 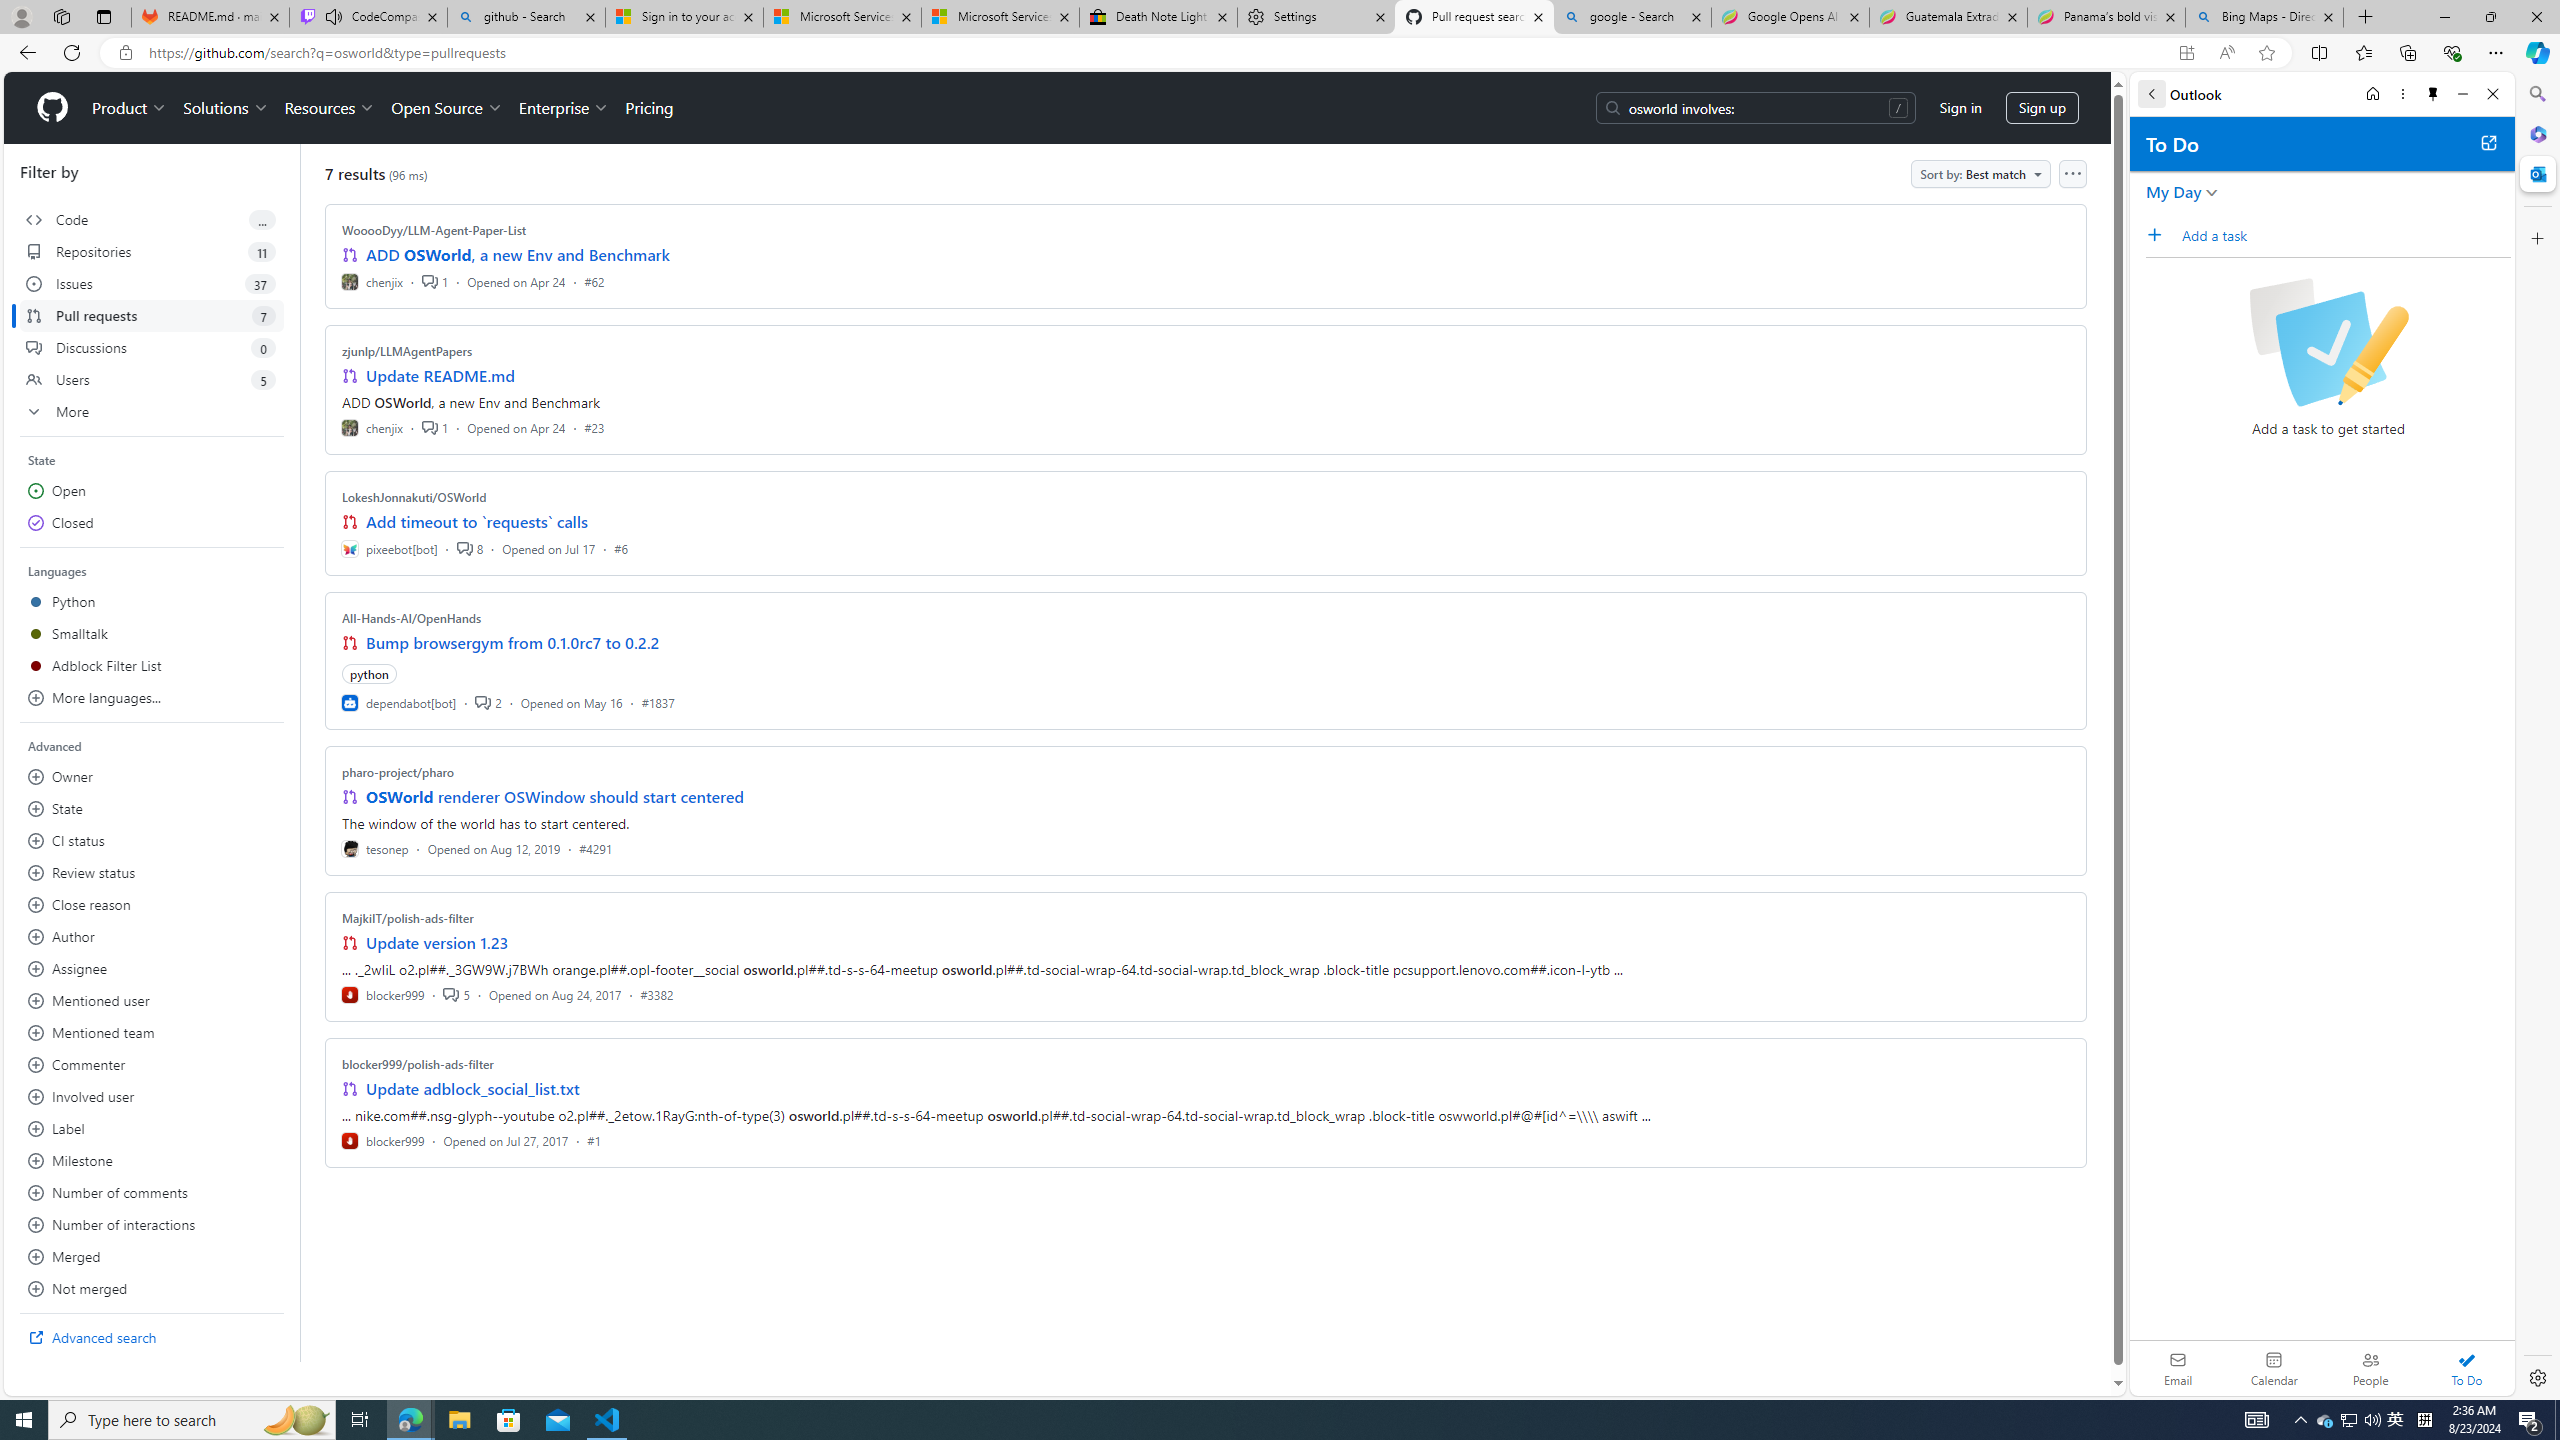 What do you see at coordinates (2177, 1367) in the screenshot?
I see `'Email'` at bounding box center [2177, 1367].